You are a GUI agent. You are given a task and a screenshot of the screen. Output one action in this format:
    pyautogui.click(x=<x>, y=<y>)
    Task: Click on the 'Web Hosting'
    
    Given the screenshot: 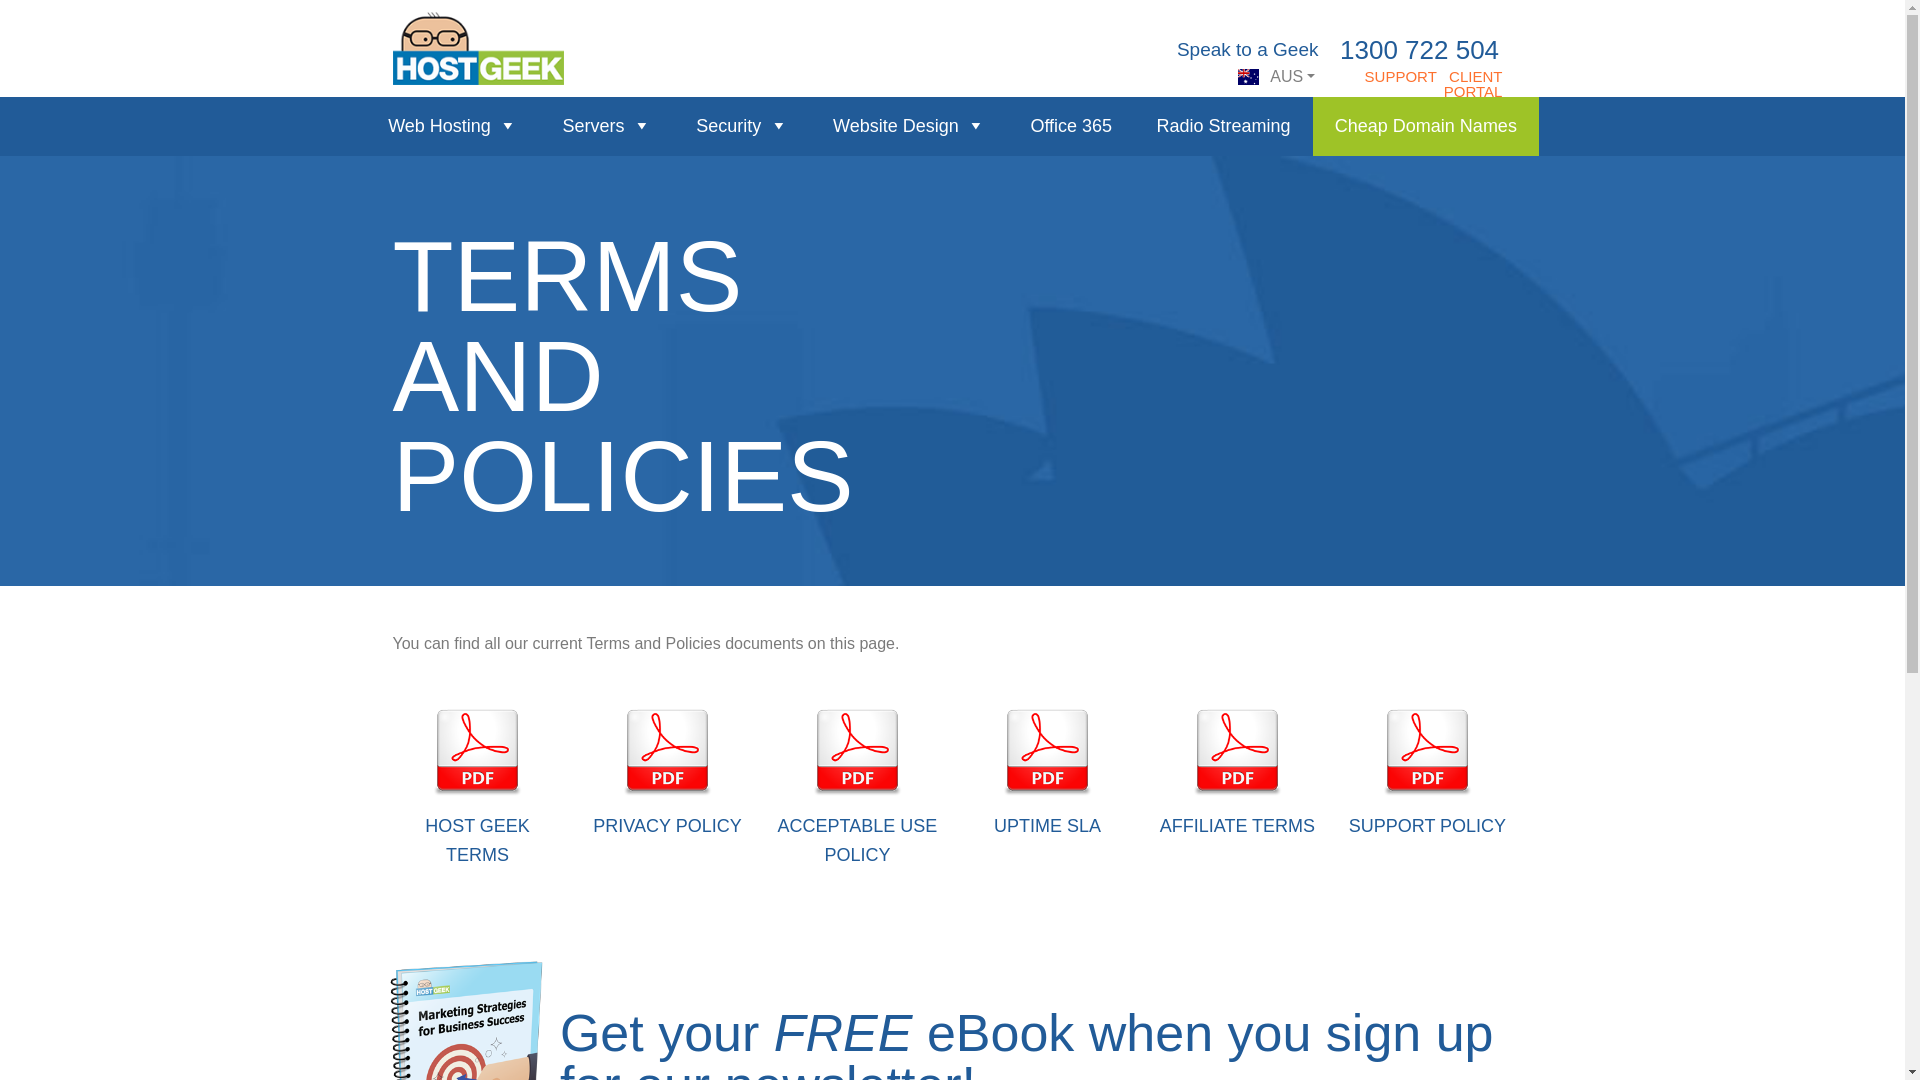 What is the action you would take?
    pyautogui.click(x=365, y=126)
    